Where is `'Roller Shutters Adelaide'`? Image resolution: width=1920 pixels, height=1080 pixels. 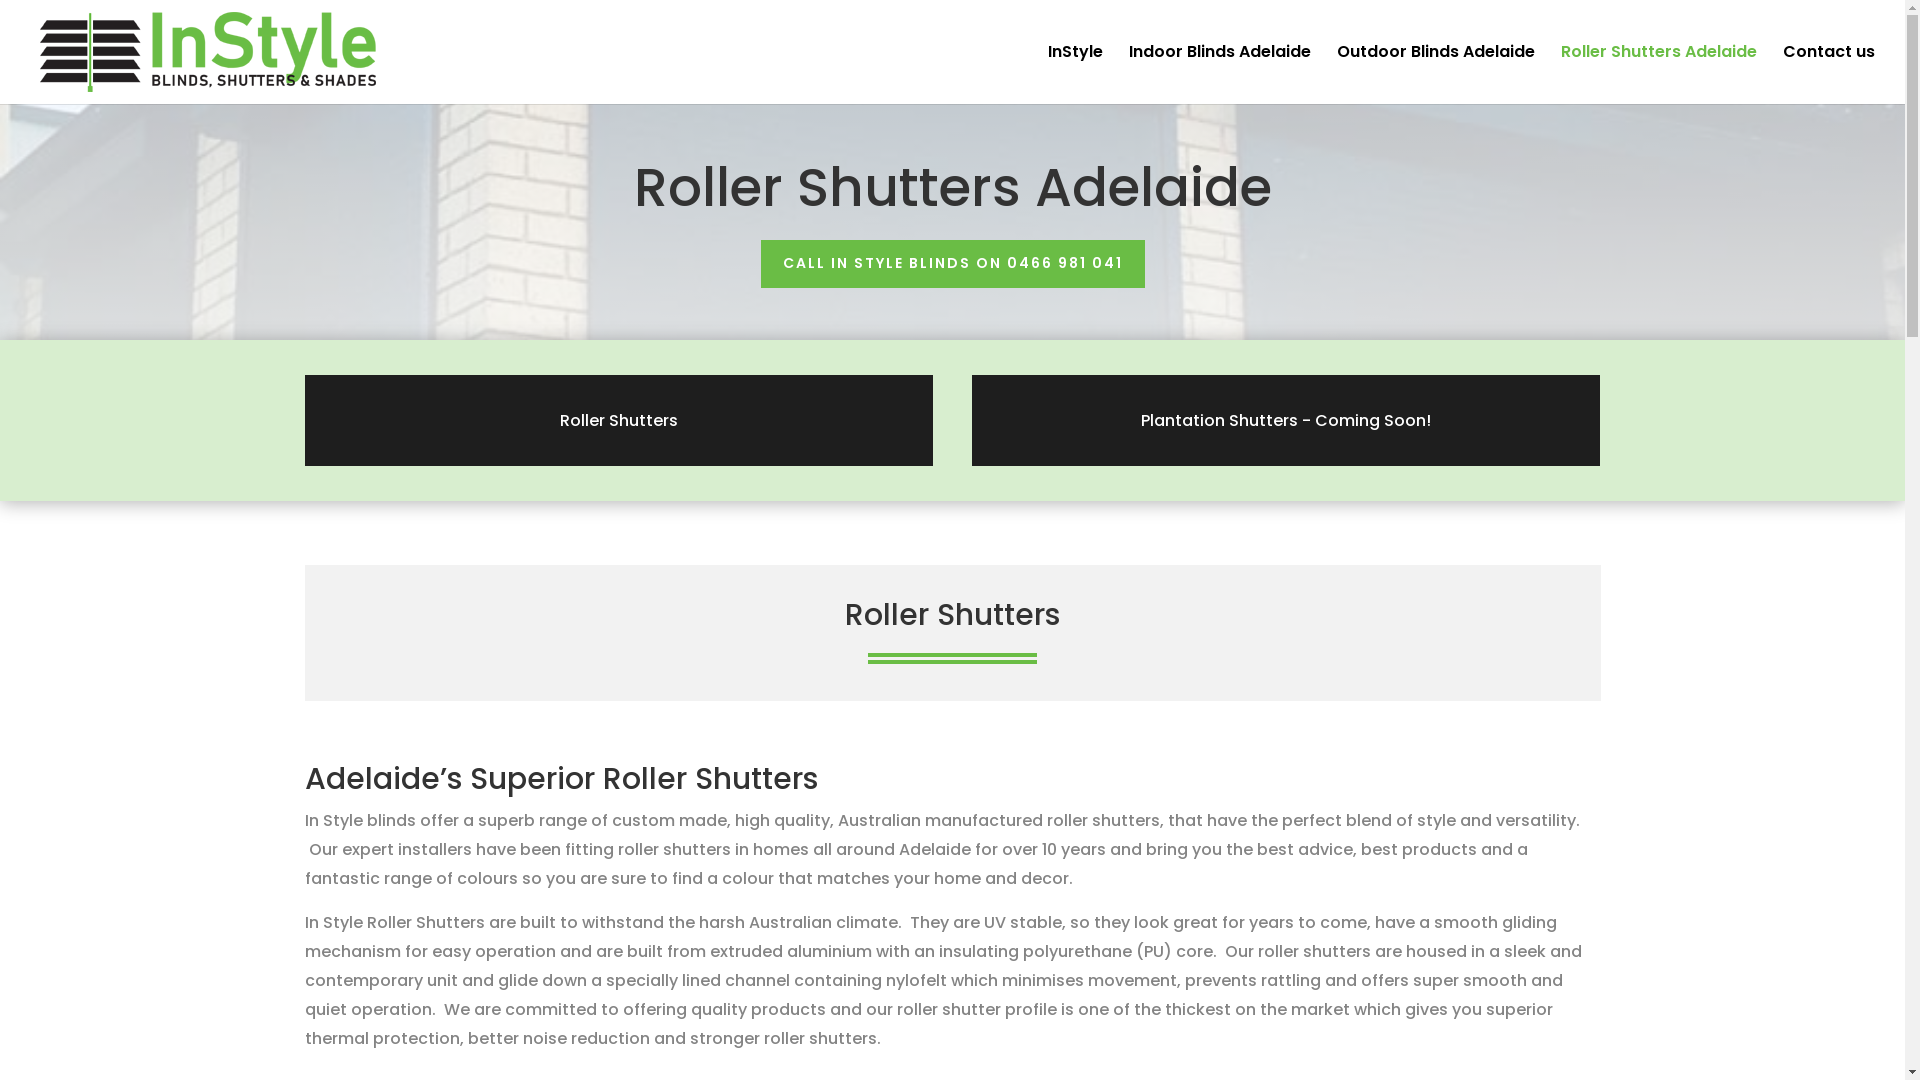 'Roller Shutters Adelaide' is located at coordinates (1659, 73).